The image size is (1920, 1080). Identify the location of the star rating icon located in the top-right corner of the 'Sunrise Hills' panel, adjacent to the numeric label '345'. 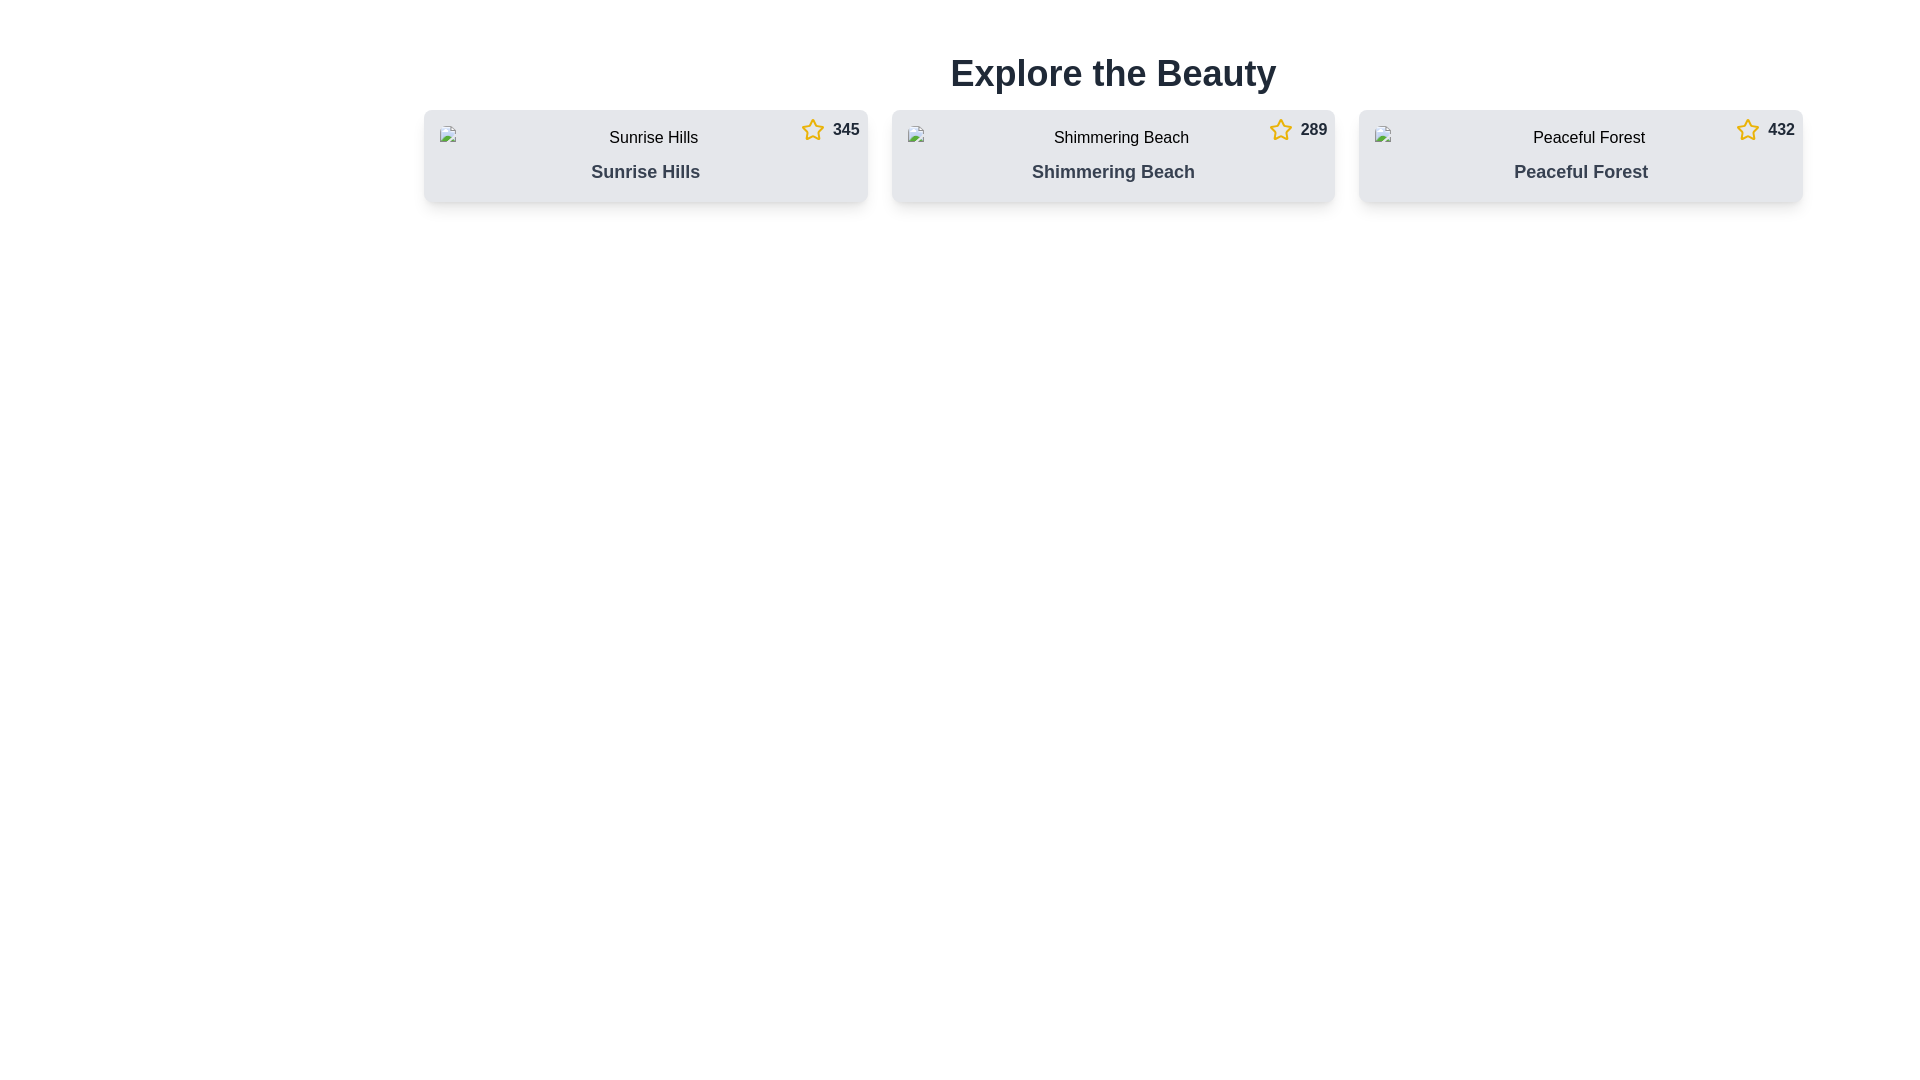
(812, 130).